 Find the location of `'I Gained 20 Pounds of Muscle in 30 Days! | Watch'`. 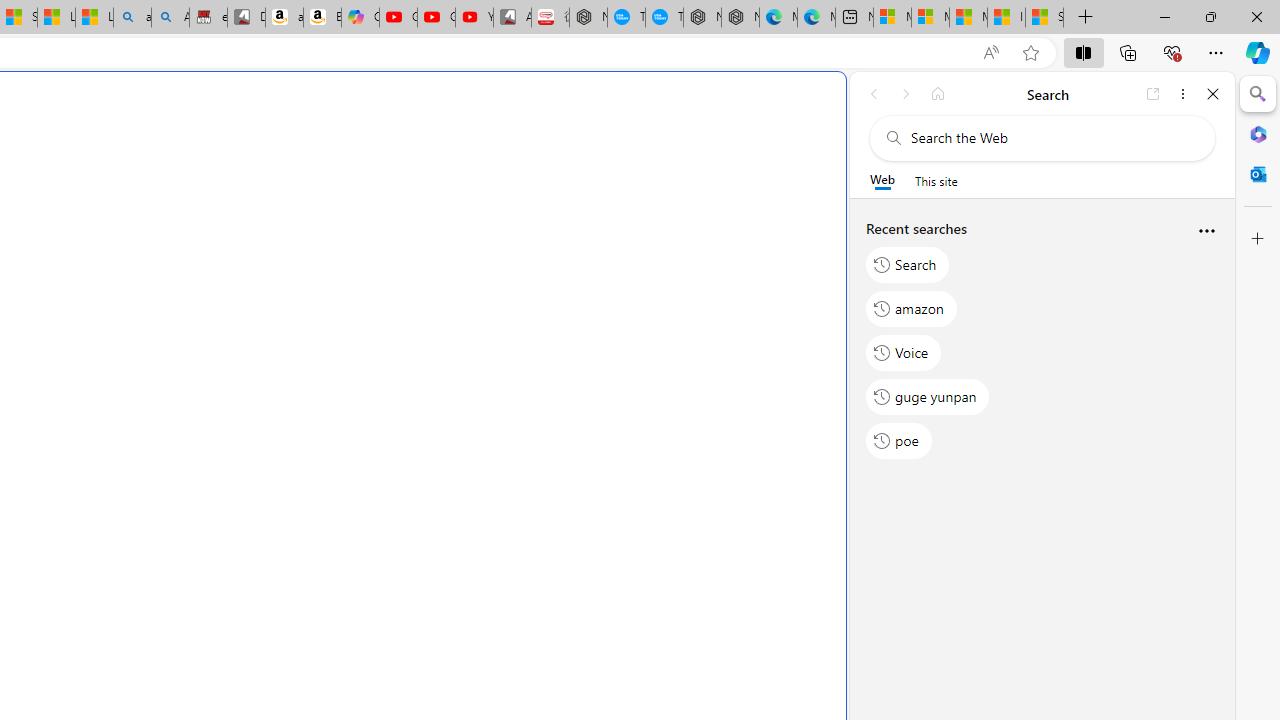

'I Gained 20 Pounds of Muscle in 30 Days! | Watch' is located at coordinates (1006, 17).